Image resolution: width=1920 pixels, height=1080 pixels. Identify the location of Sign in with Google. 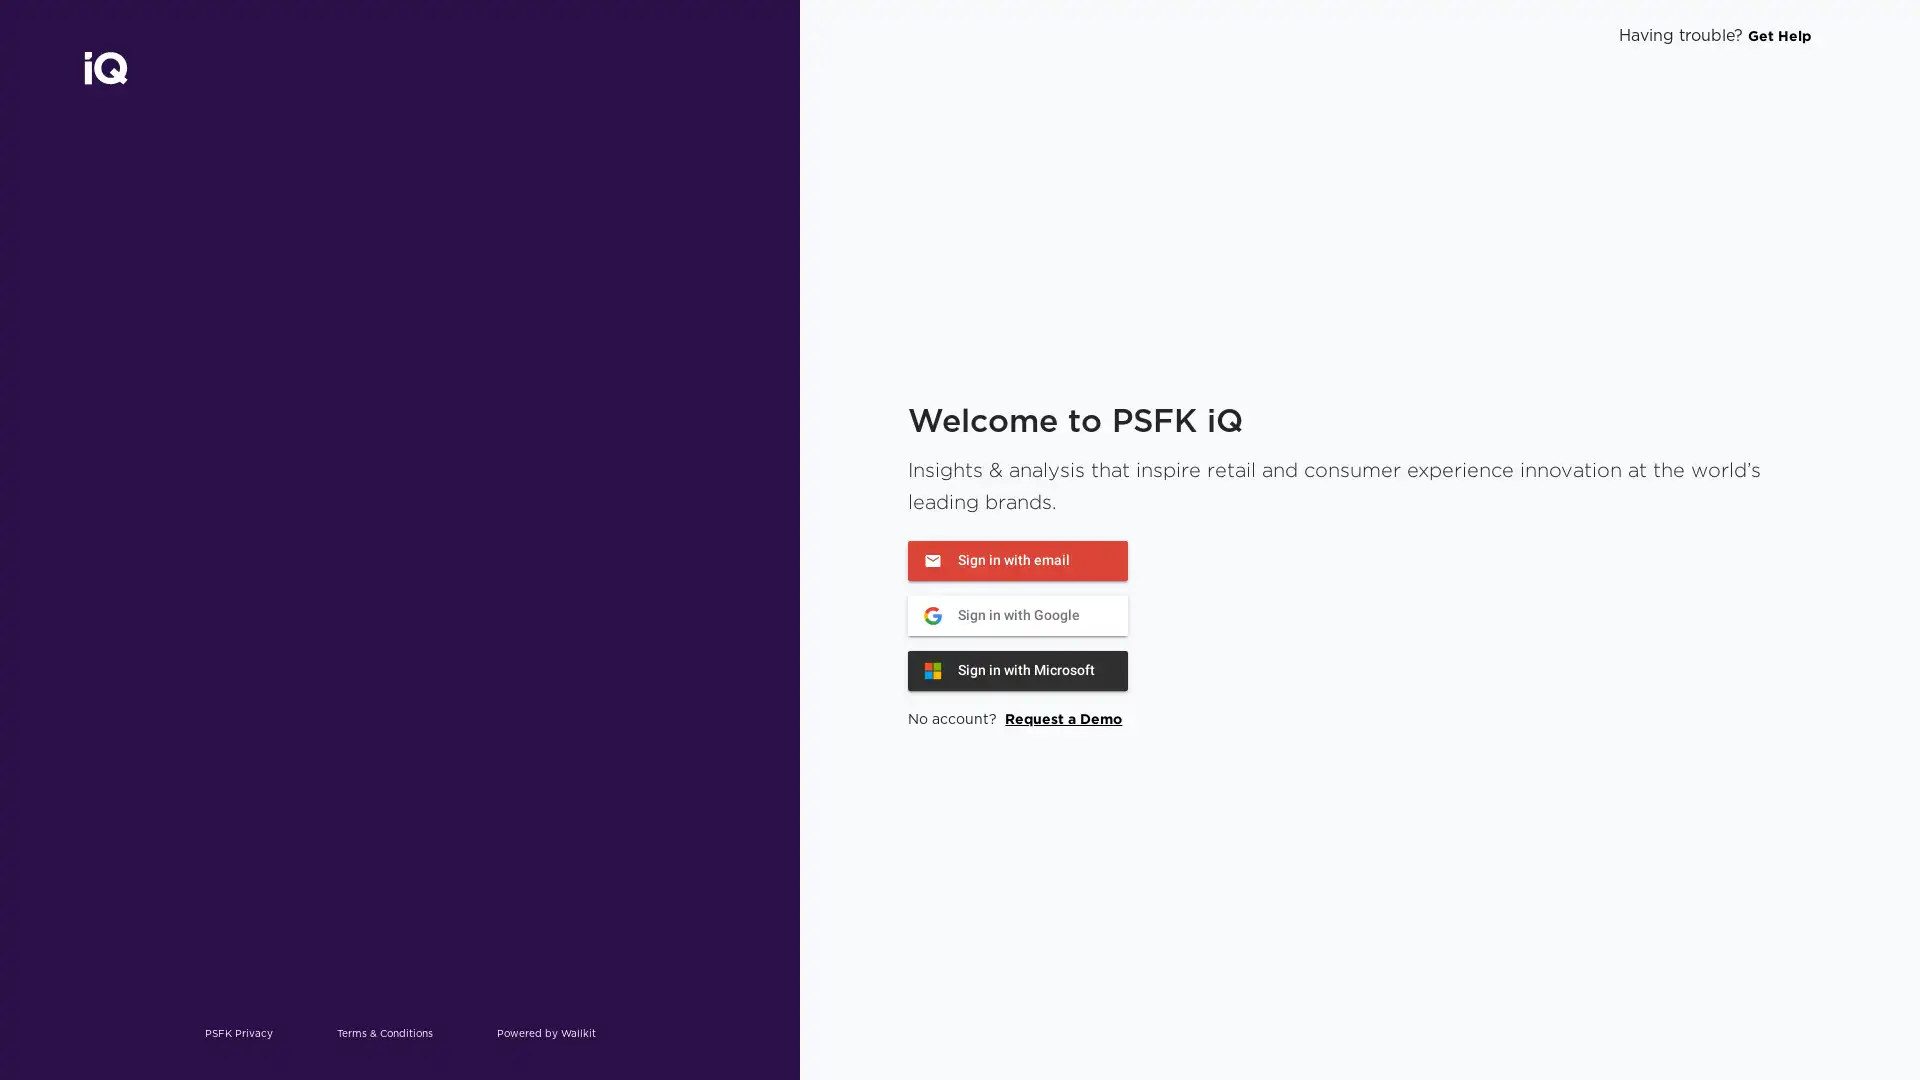
(1017, 613).